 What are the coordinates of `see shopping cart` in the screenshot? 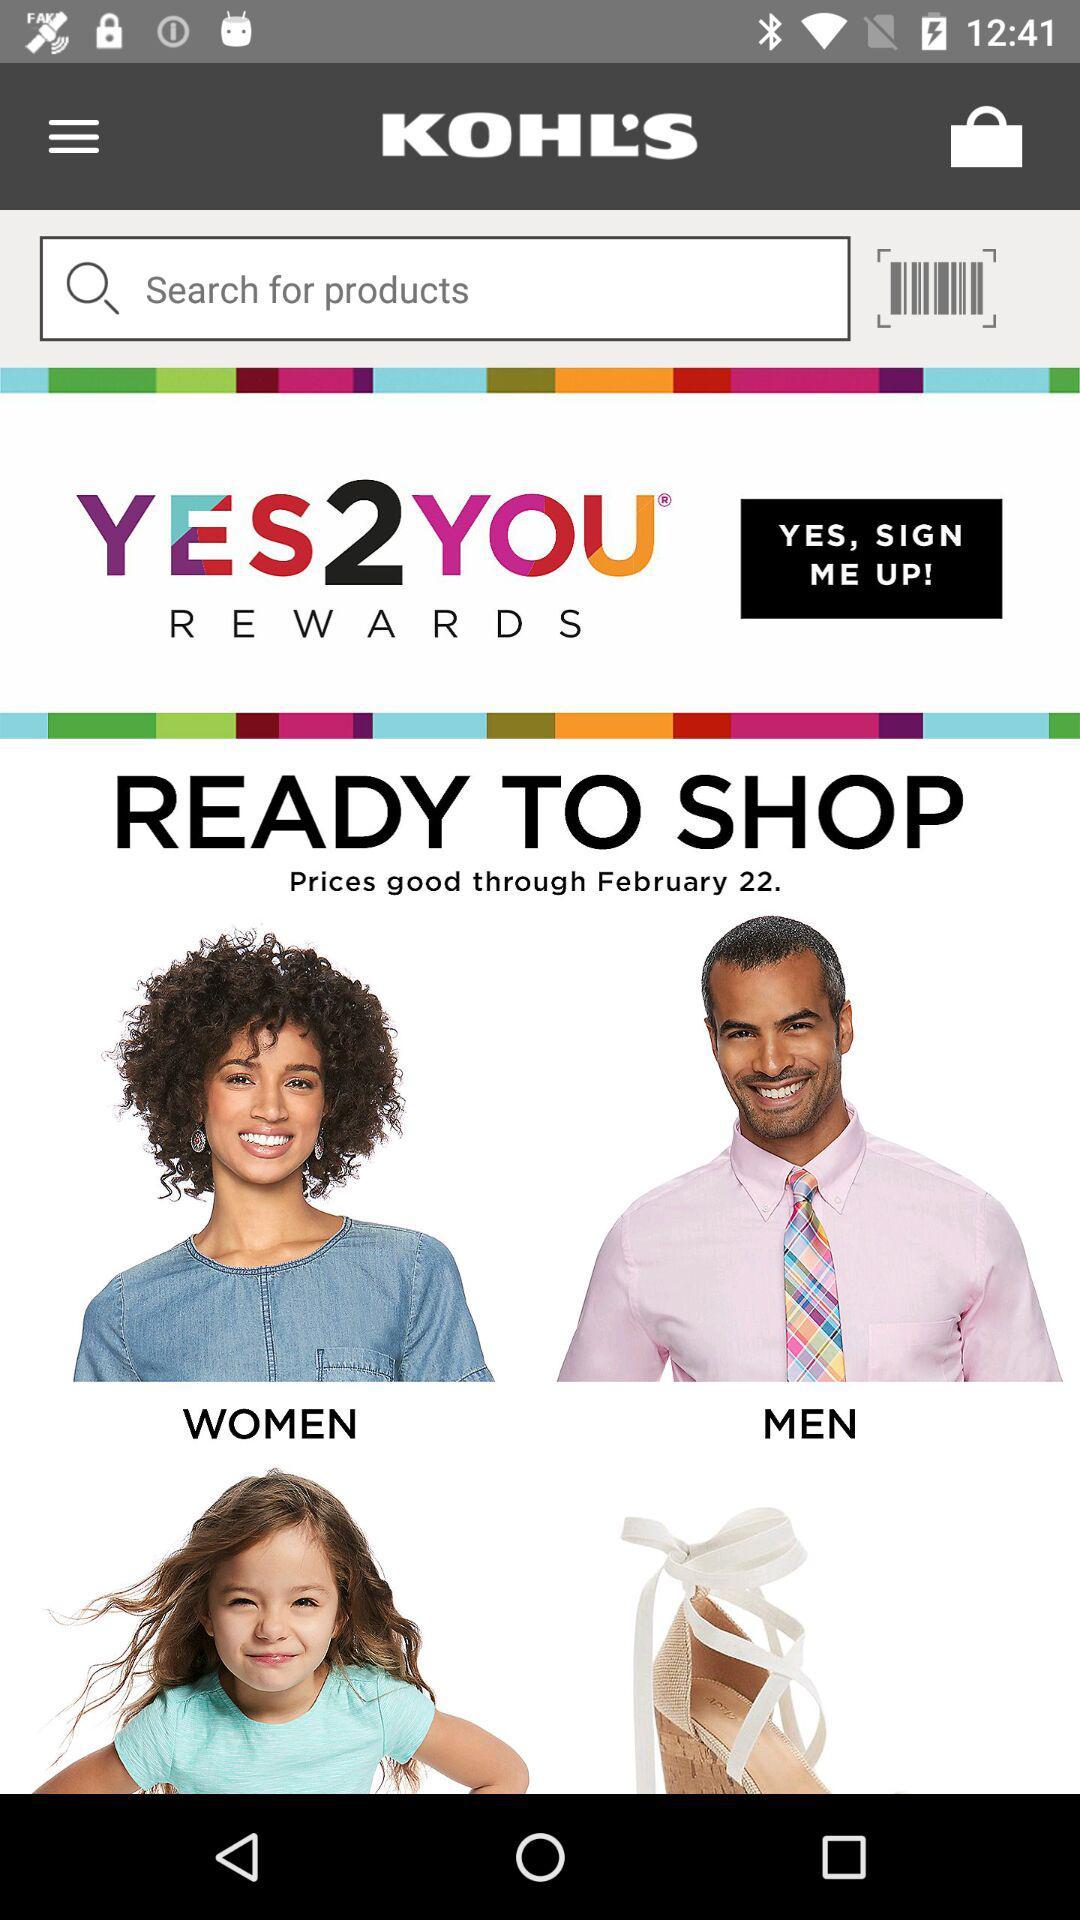 It's located at (980, 135).